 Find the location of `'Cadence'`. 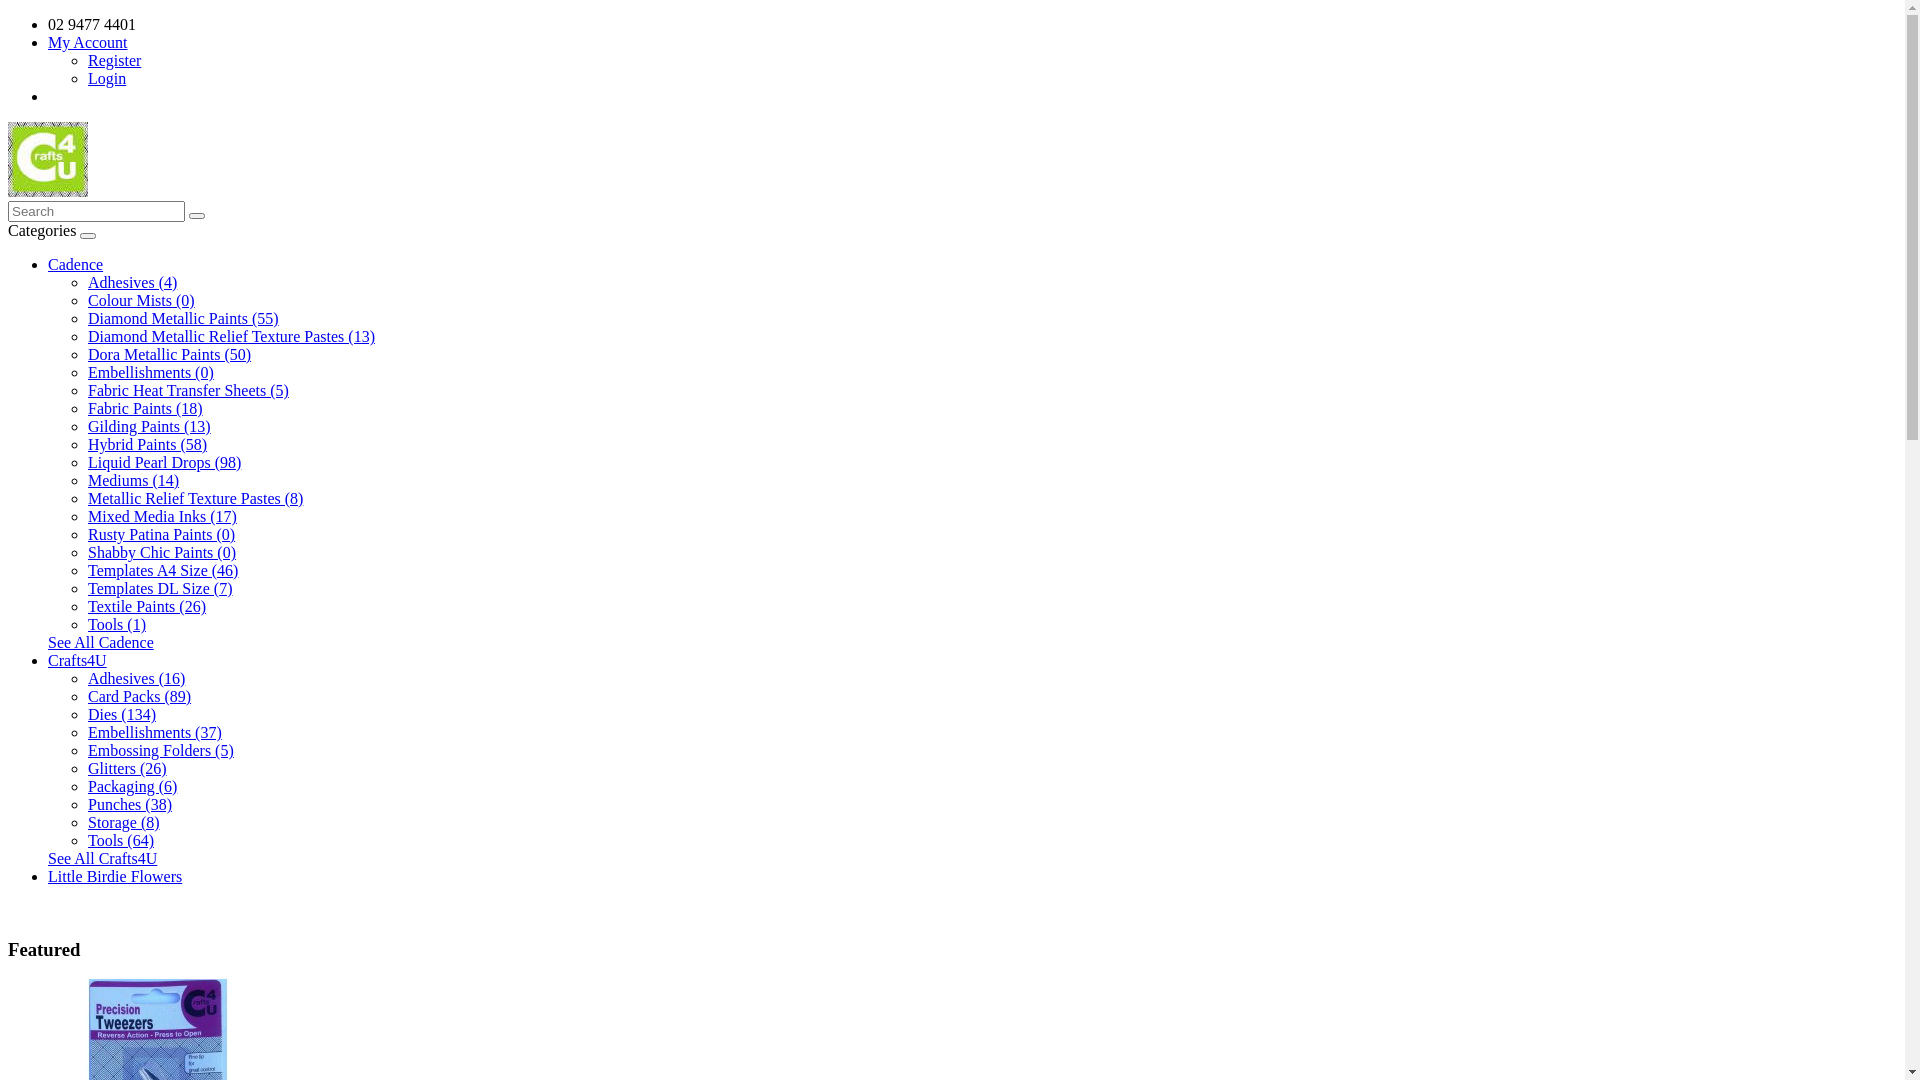

'Cadence' is located at coordinates (75, 263).